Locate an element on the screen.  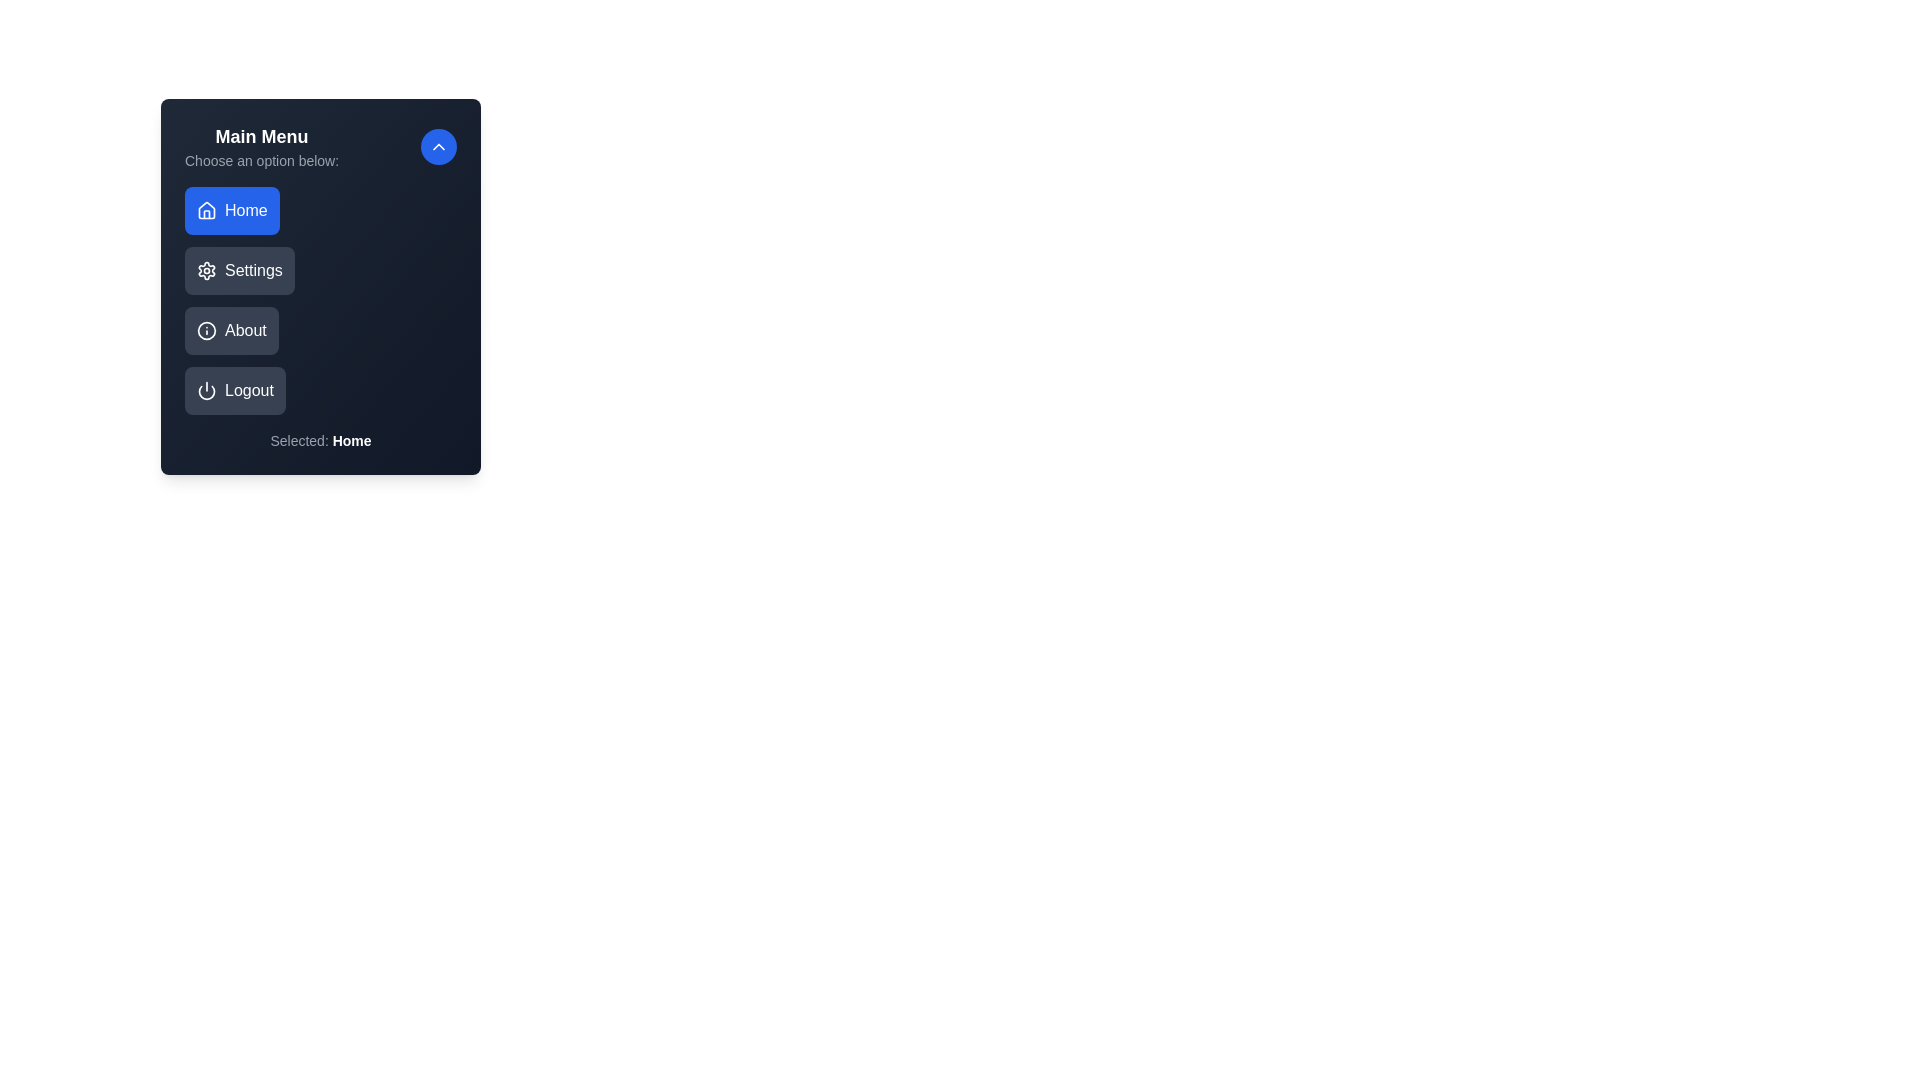
the 'Home' label, which is displayed in bold white font at the bottom center of the menu panel, below the 'Selected:' section is located at coordinates (352, 439).